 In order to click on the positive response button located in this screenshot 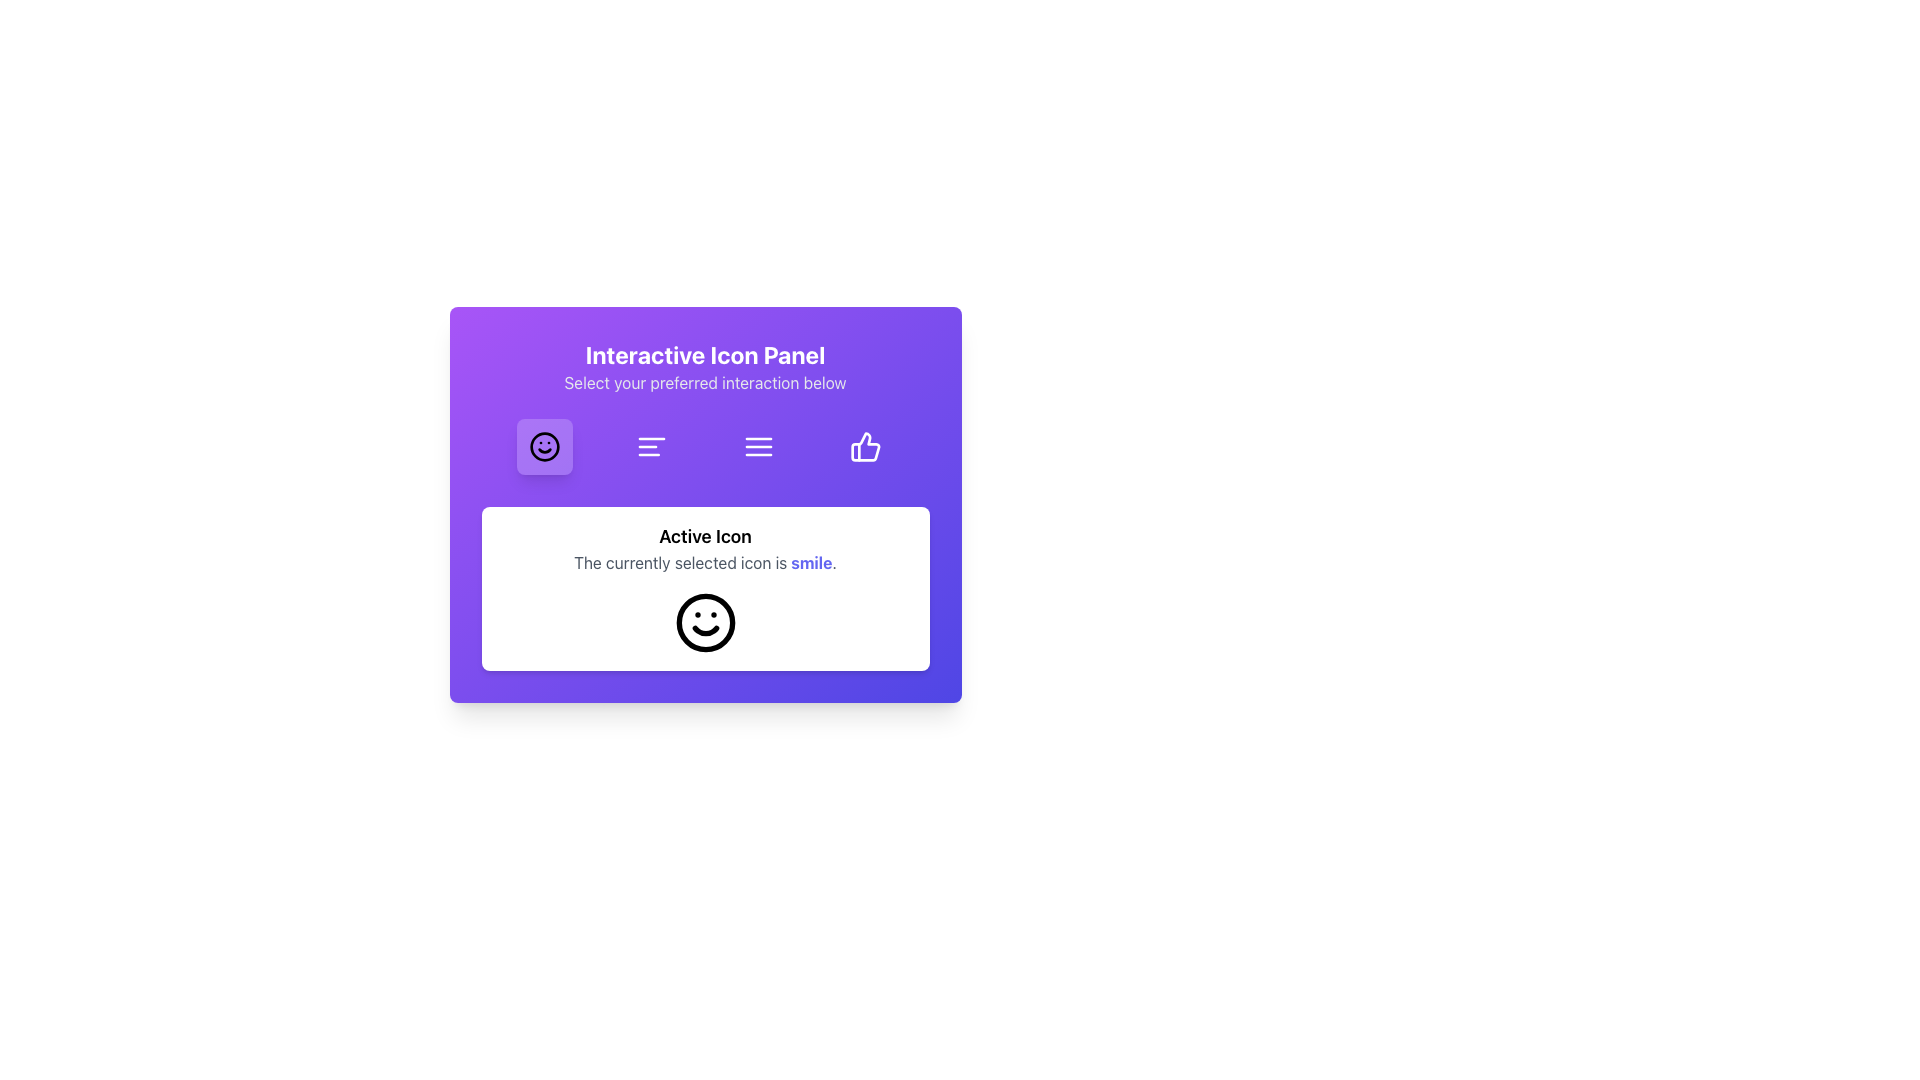, I will do `click(866, 446)`.